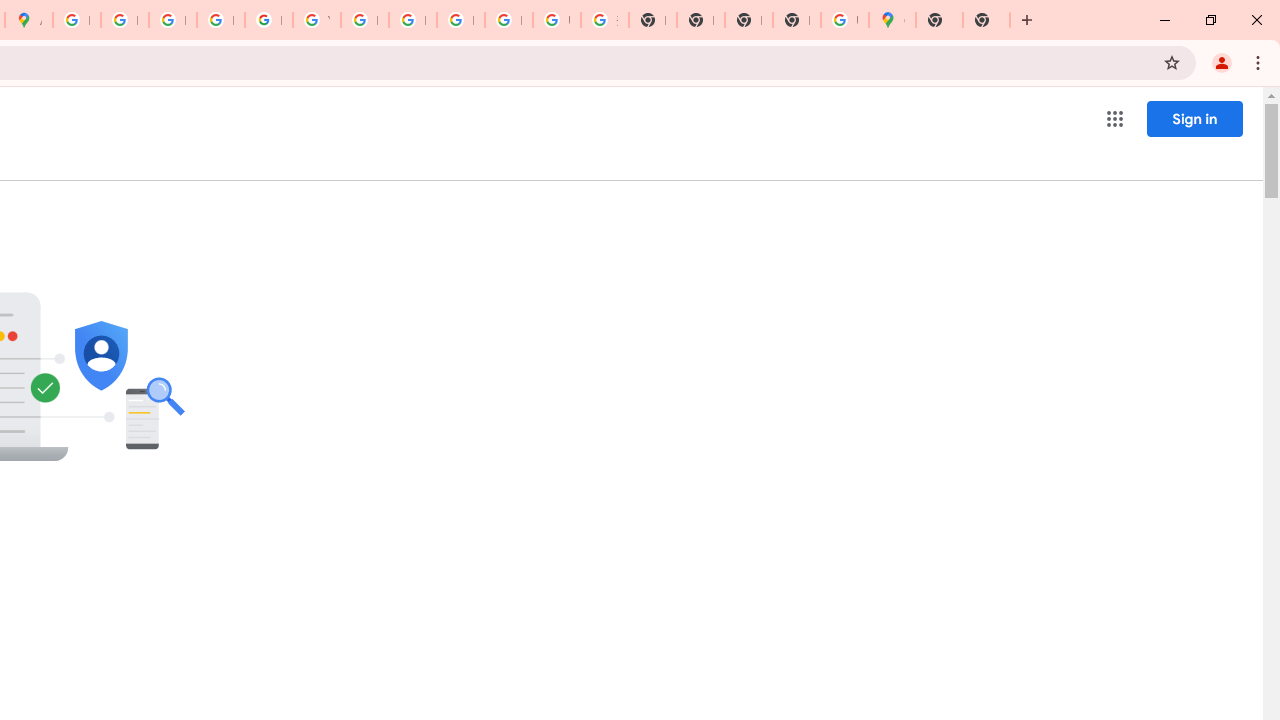 The width and height of the screenshot is (1280, 720). What do you see at coordinates (938, 20) in the screenshot?
I see `'New Tab'` at bounding box center [938, 20].